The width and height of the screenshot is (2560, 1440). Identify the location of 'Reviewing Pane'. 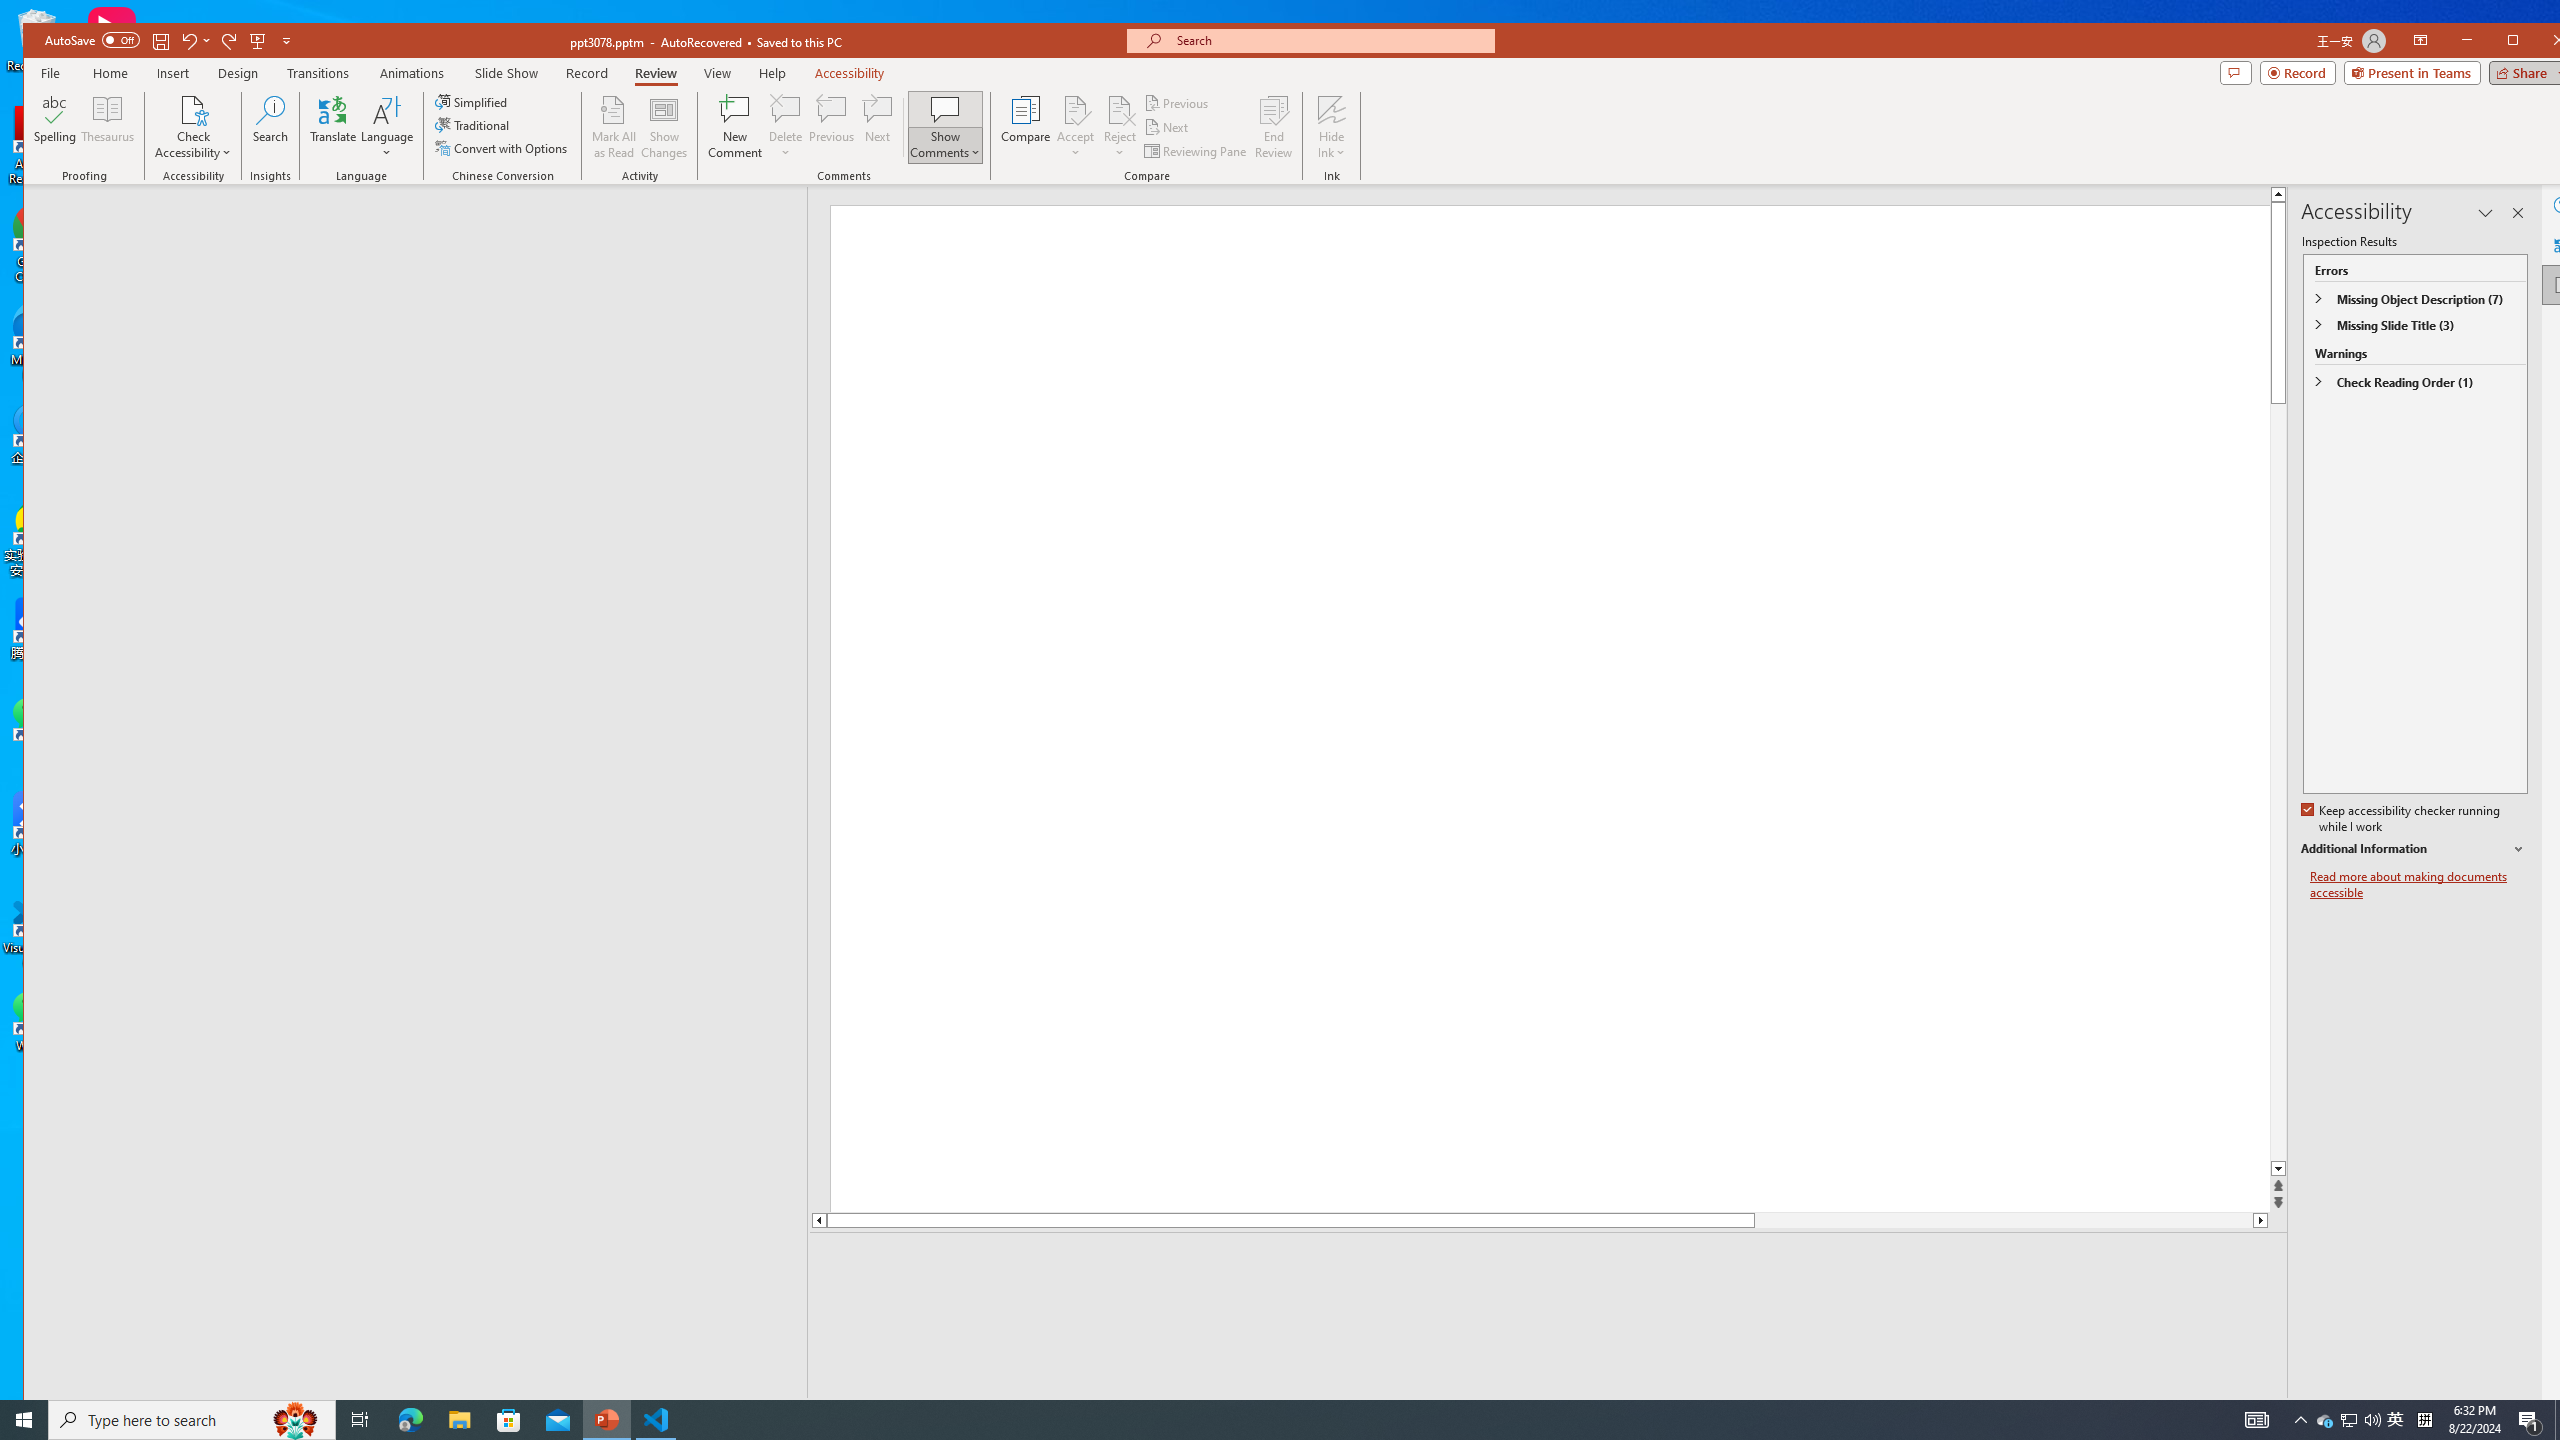
(1195, 150).